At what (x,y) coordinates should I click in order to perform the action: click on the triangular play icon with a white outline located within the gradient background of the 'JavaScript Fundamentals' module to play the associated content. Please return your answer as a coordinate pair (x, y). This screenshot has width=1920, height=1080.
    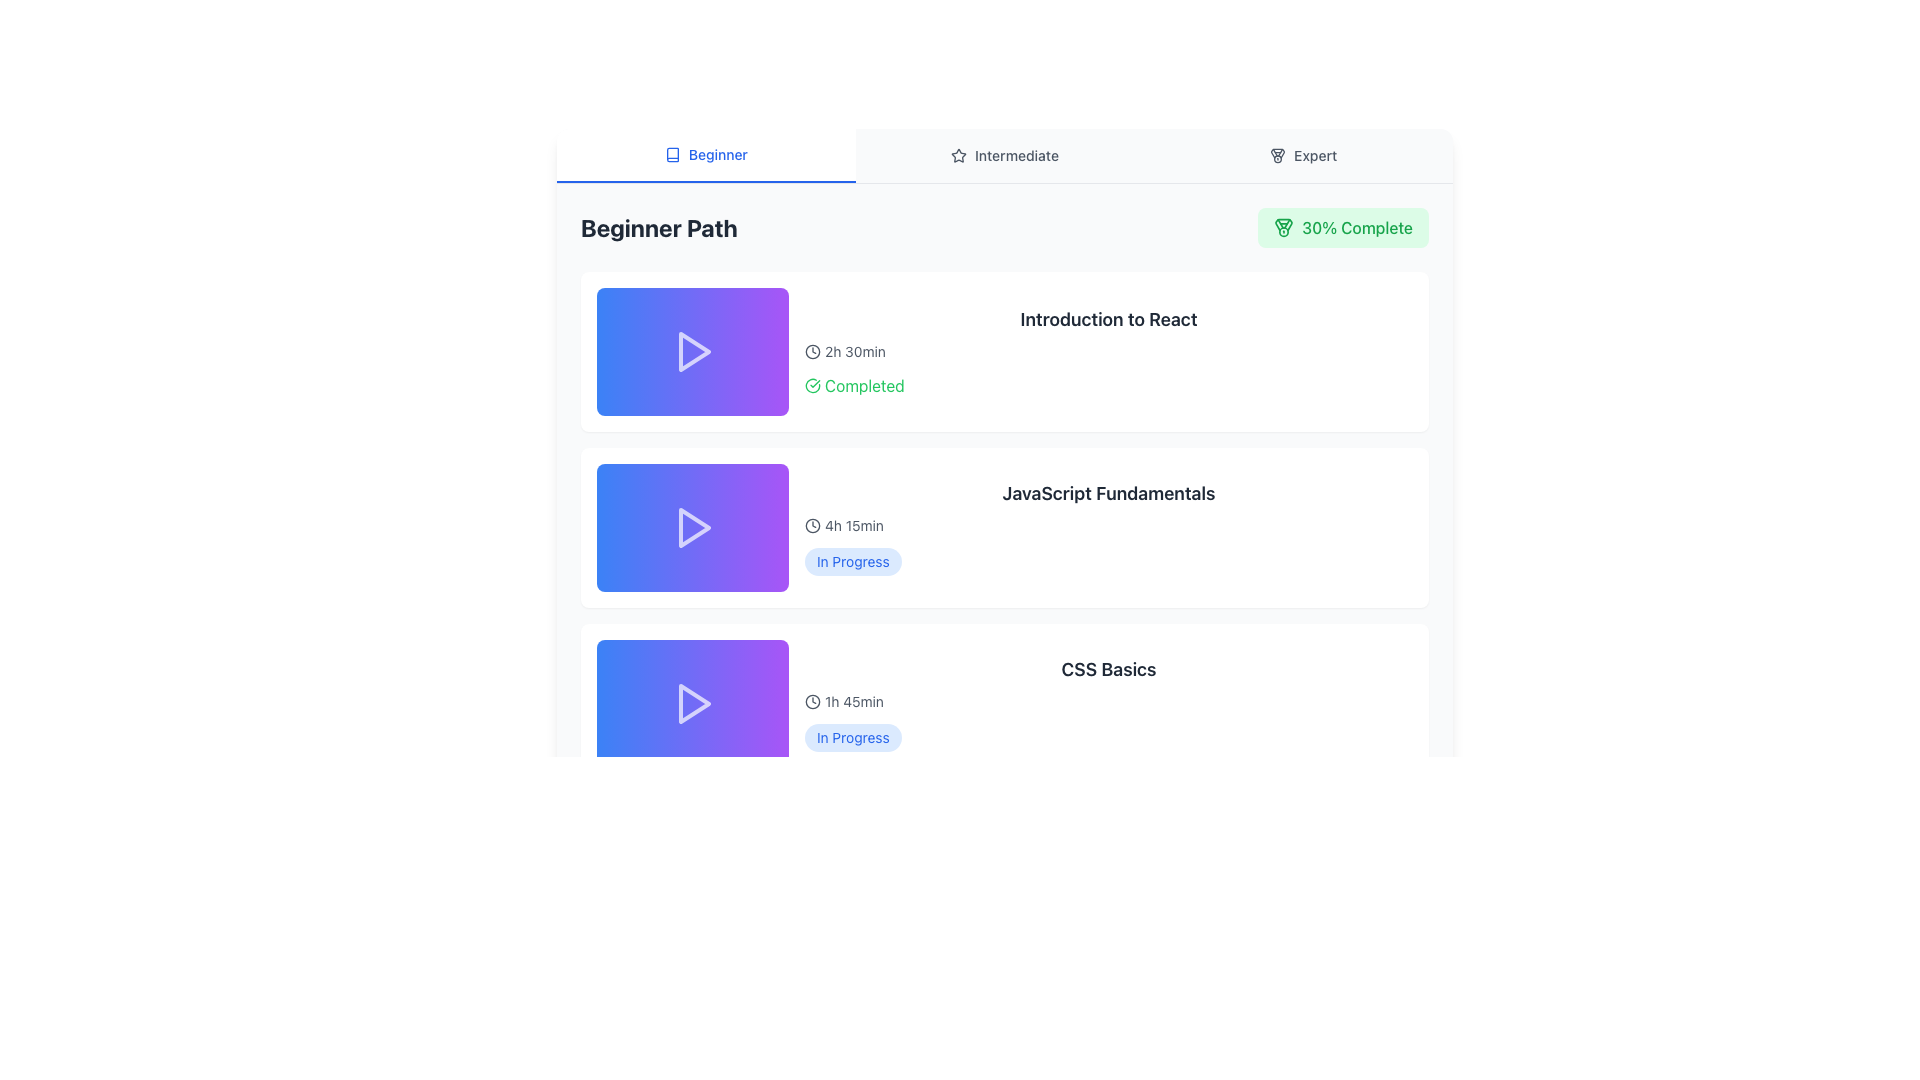
    Looking at the image, I should click on (692, 527).